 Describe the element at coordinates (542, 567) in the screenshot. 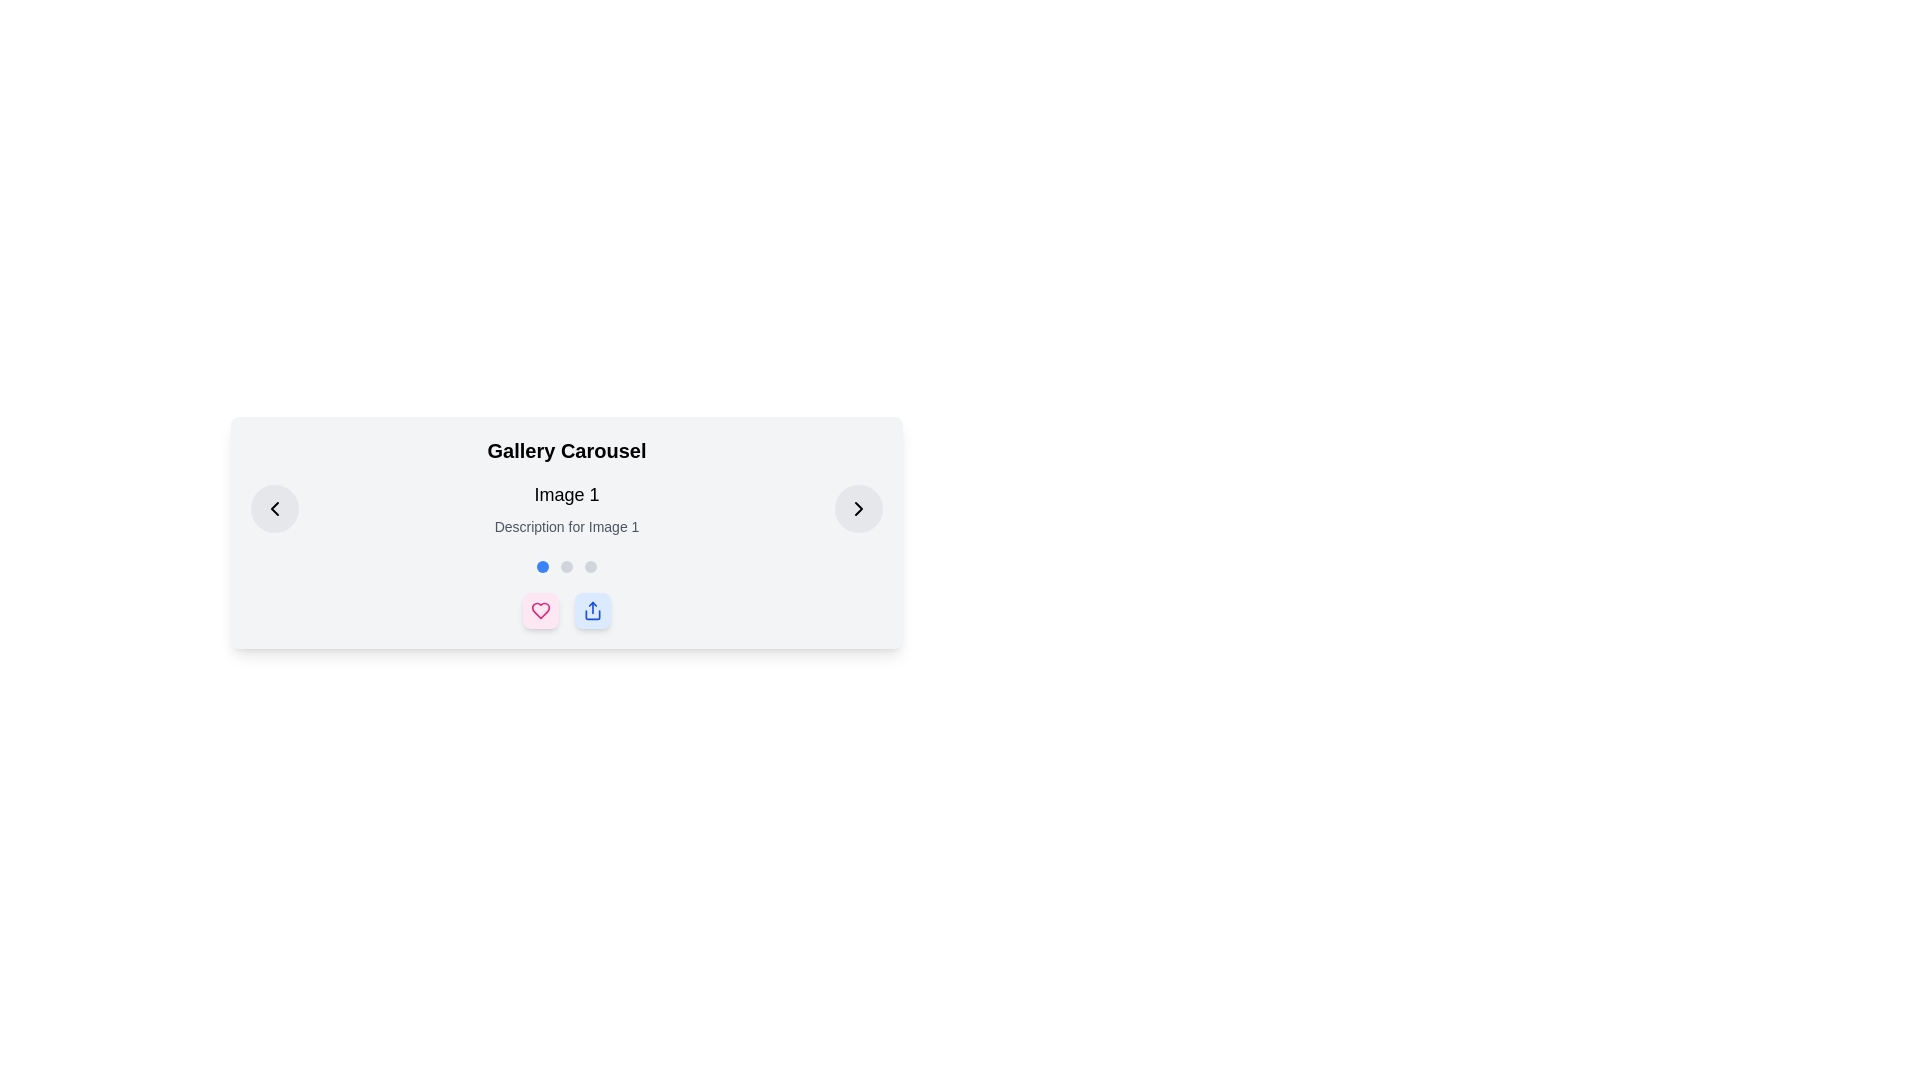

I see `the first circular navigation indicator with a blue fill` at that location.